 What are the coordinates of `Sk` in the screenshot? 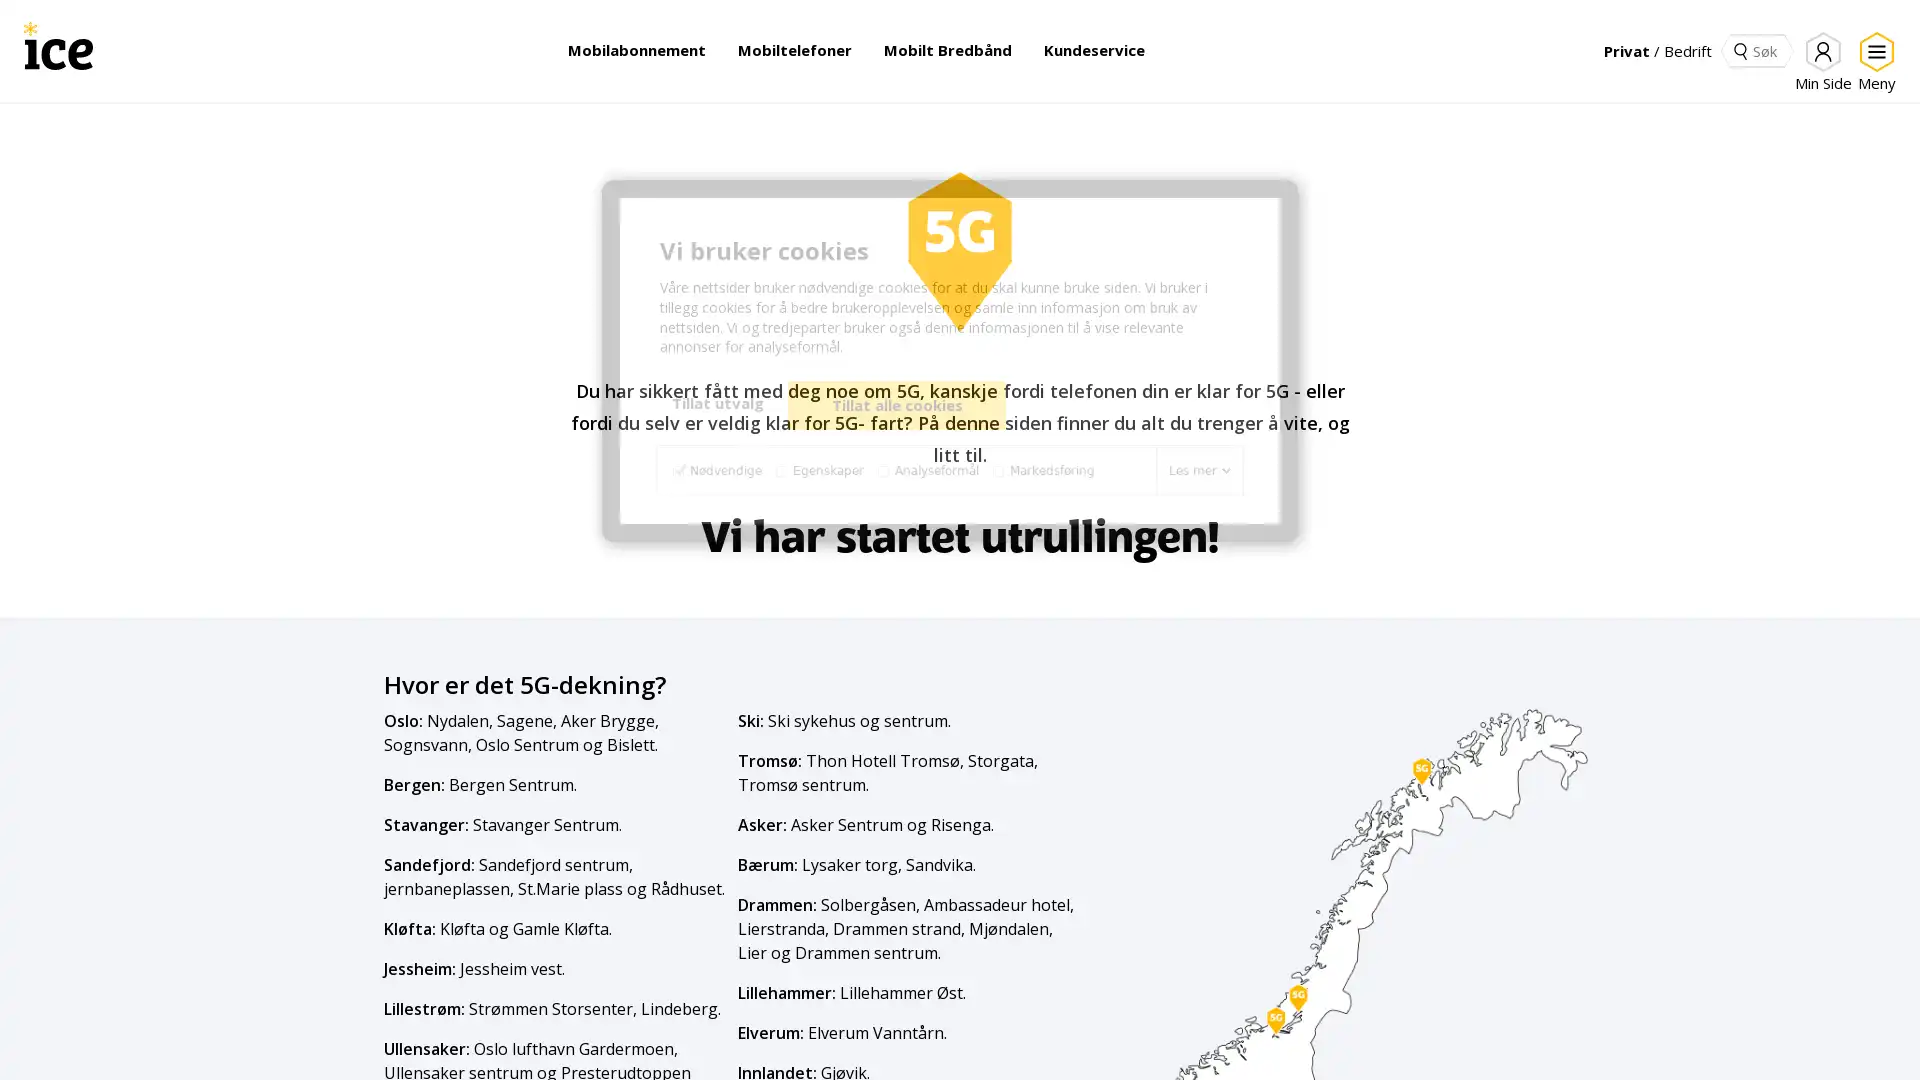 It's located at (1739, 49).